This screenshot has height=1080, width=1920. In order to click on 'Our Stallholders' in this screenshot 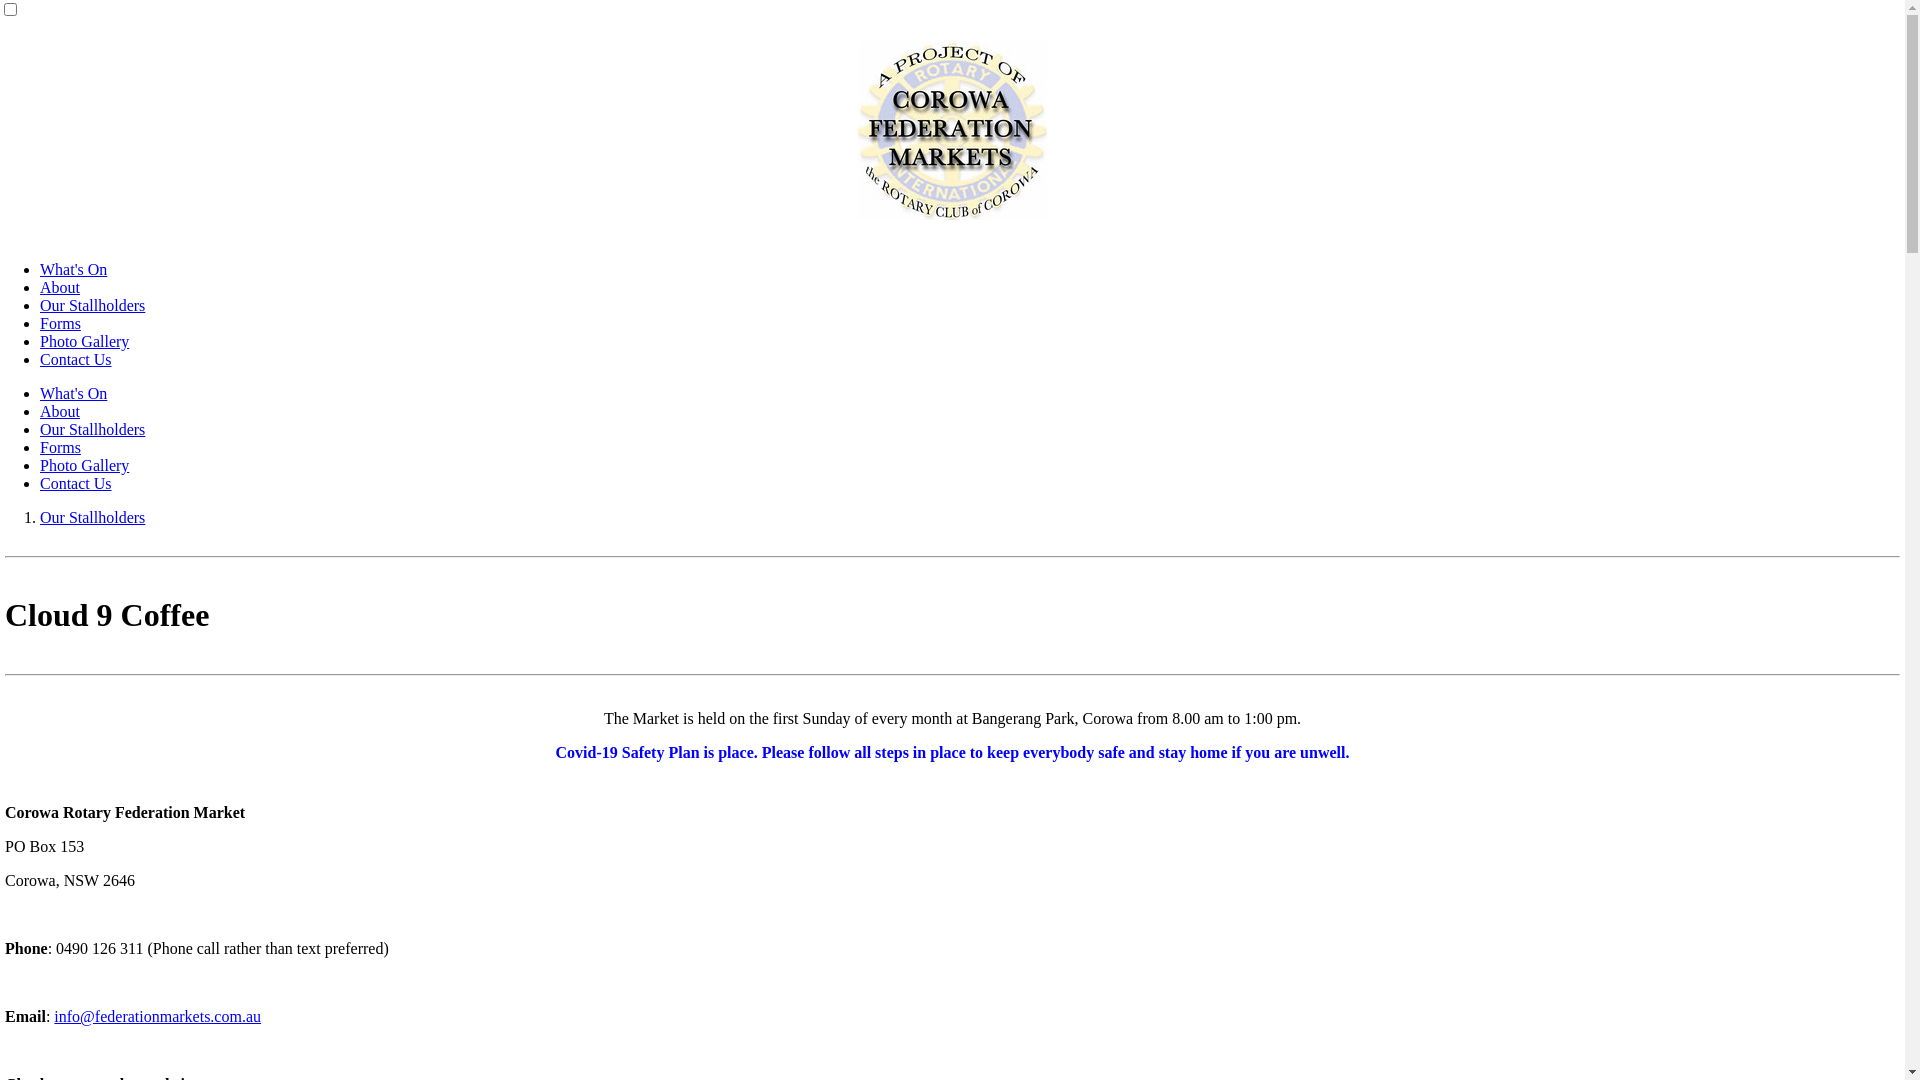, I will do `click(91, 428)`.